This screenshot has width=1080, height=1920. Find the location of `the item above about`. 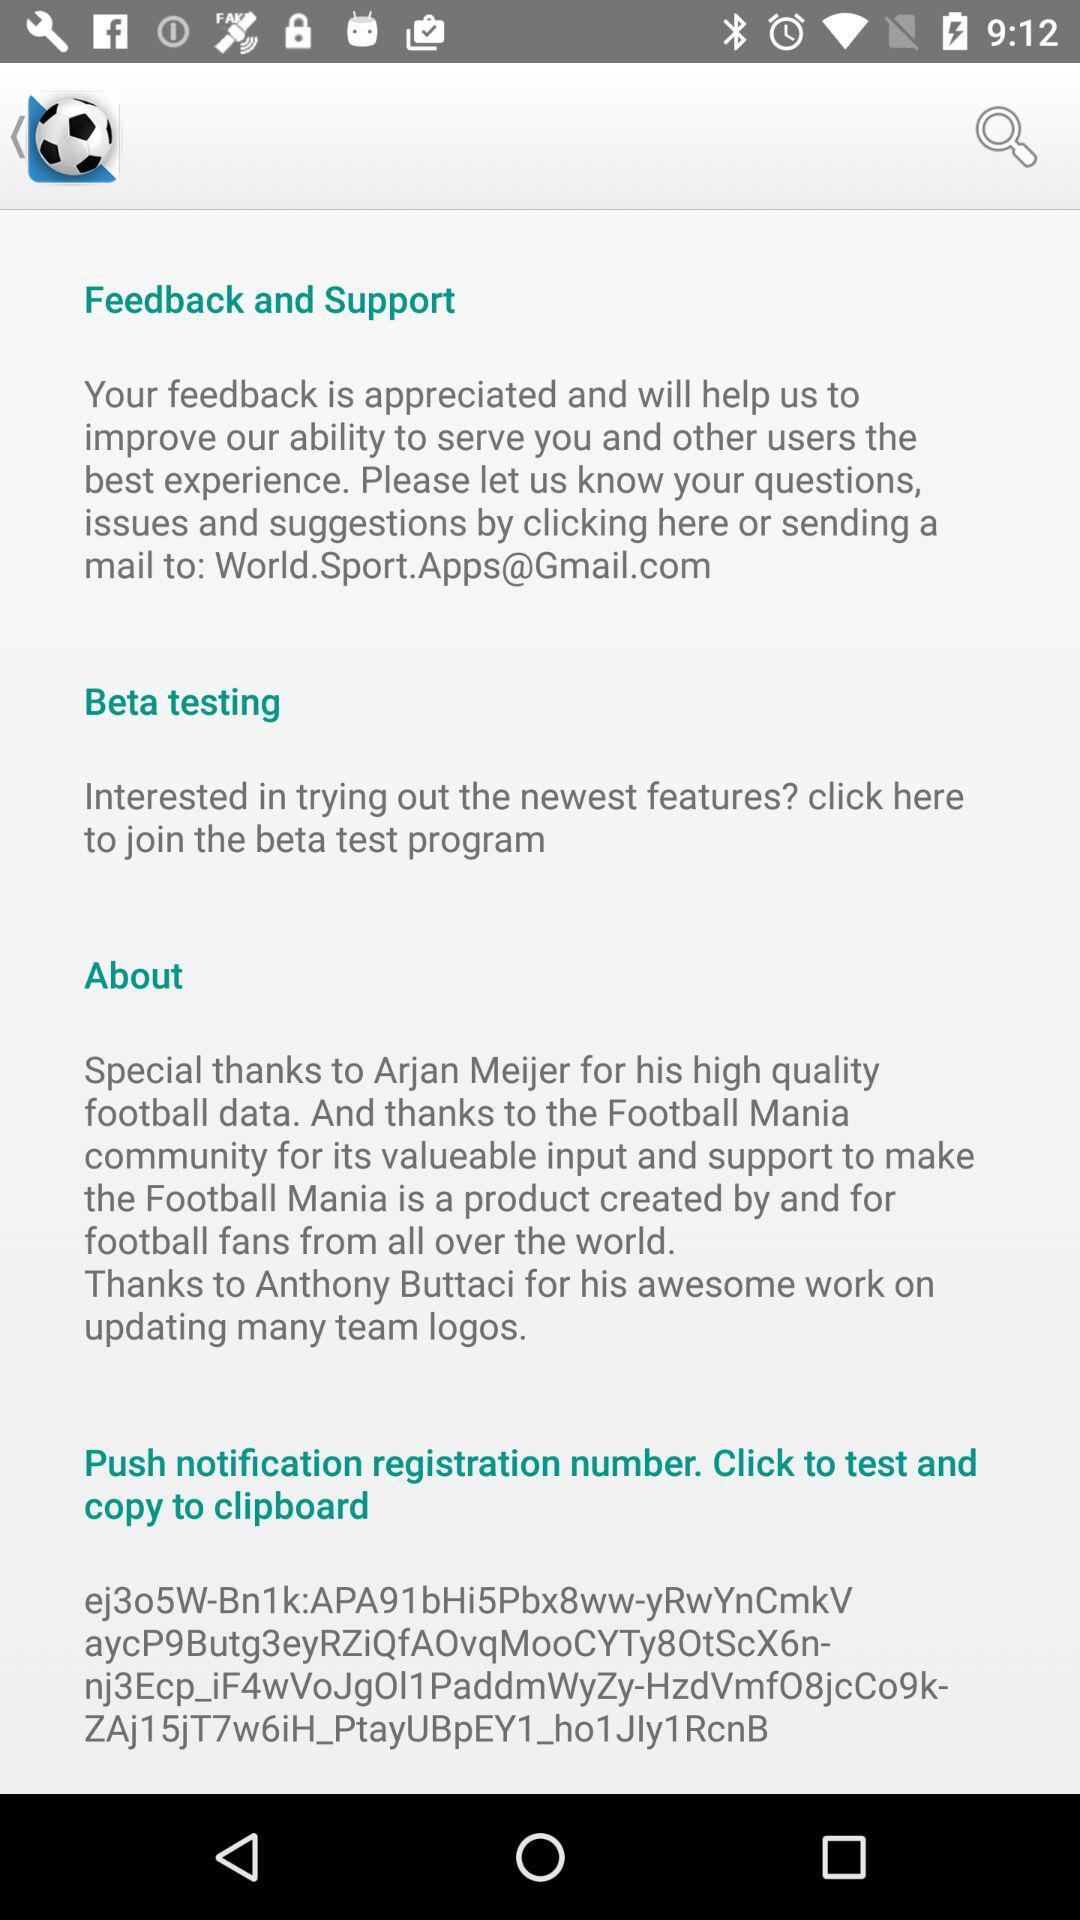

the item above about is located at coordinates (540, 816).